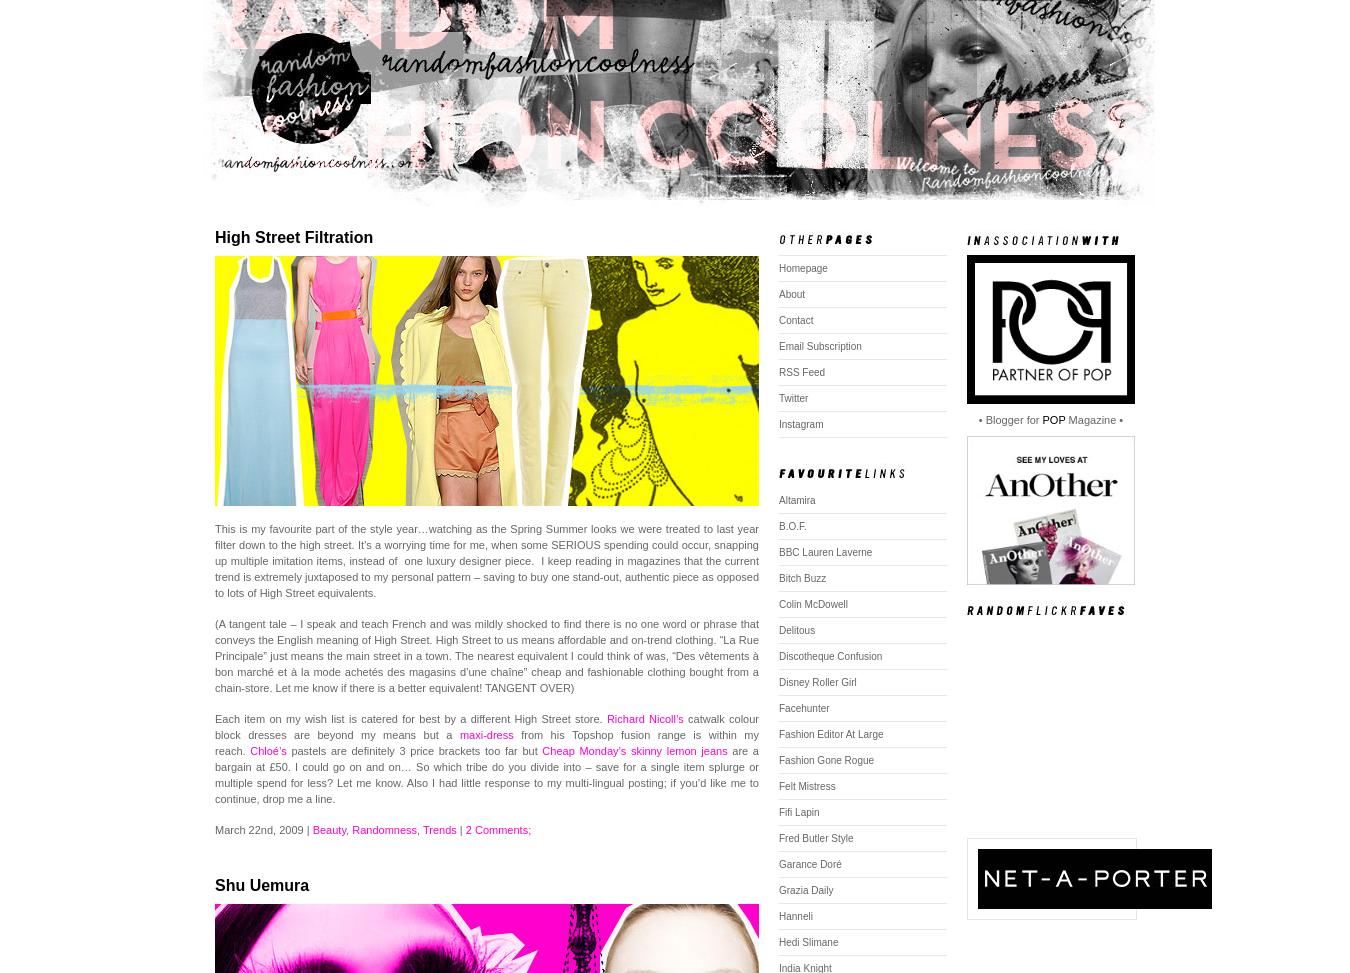 This screenshot has width=1350, height=973. I want to click on 'Homepage', so click(802, 267).